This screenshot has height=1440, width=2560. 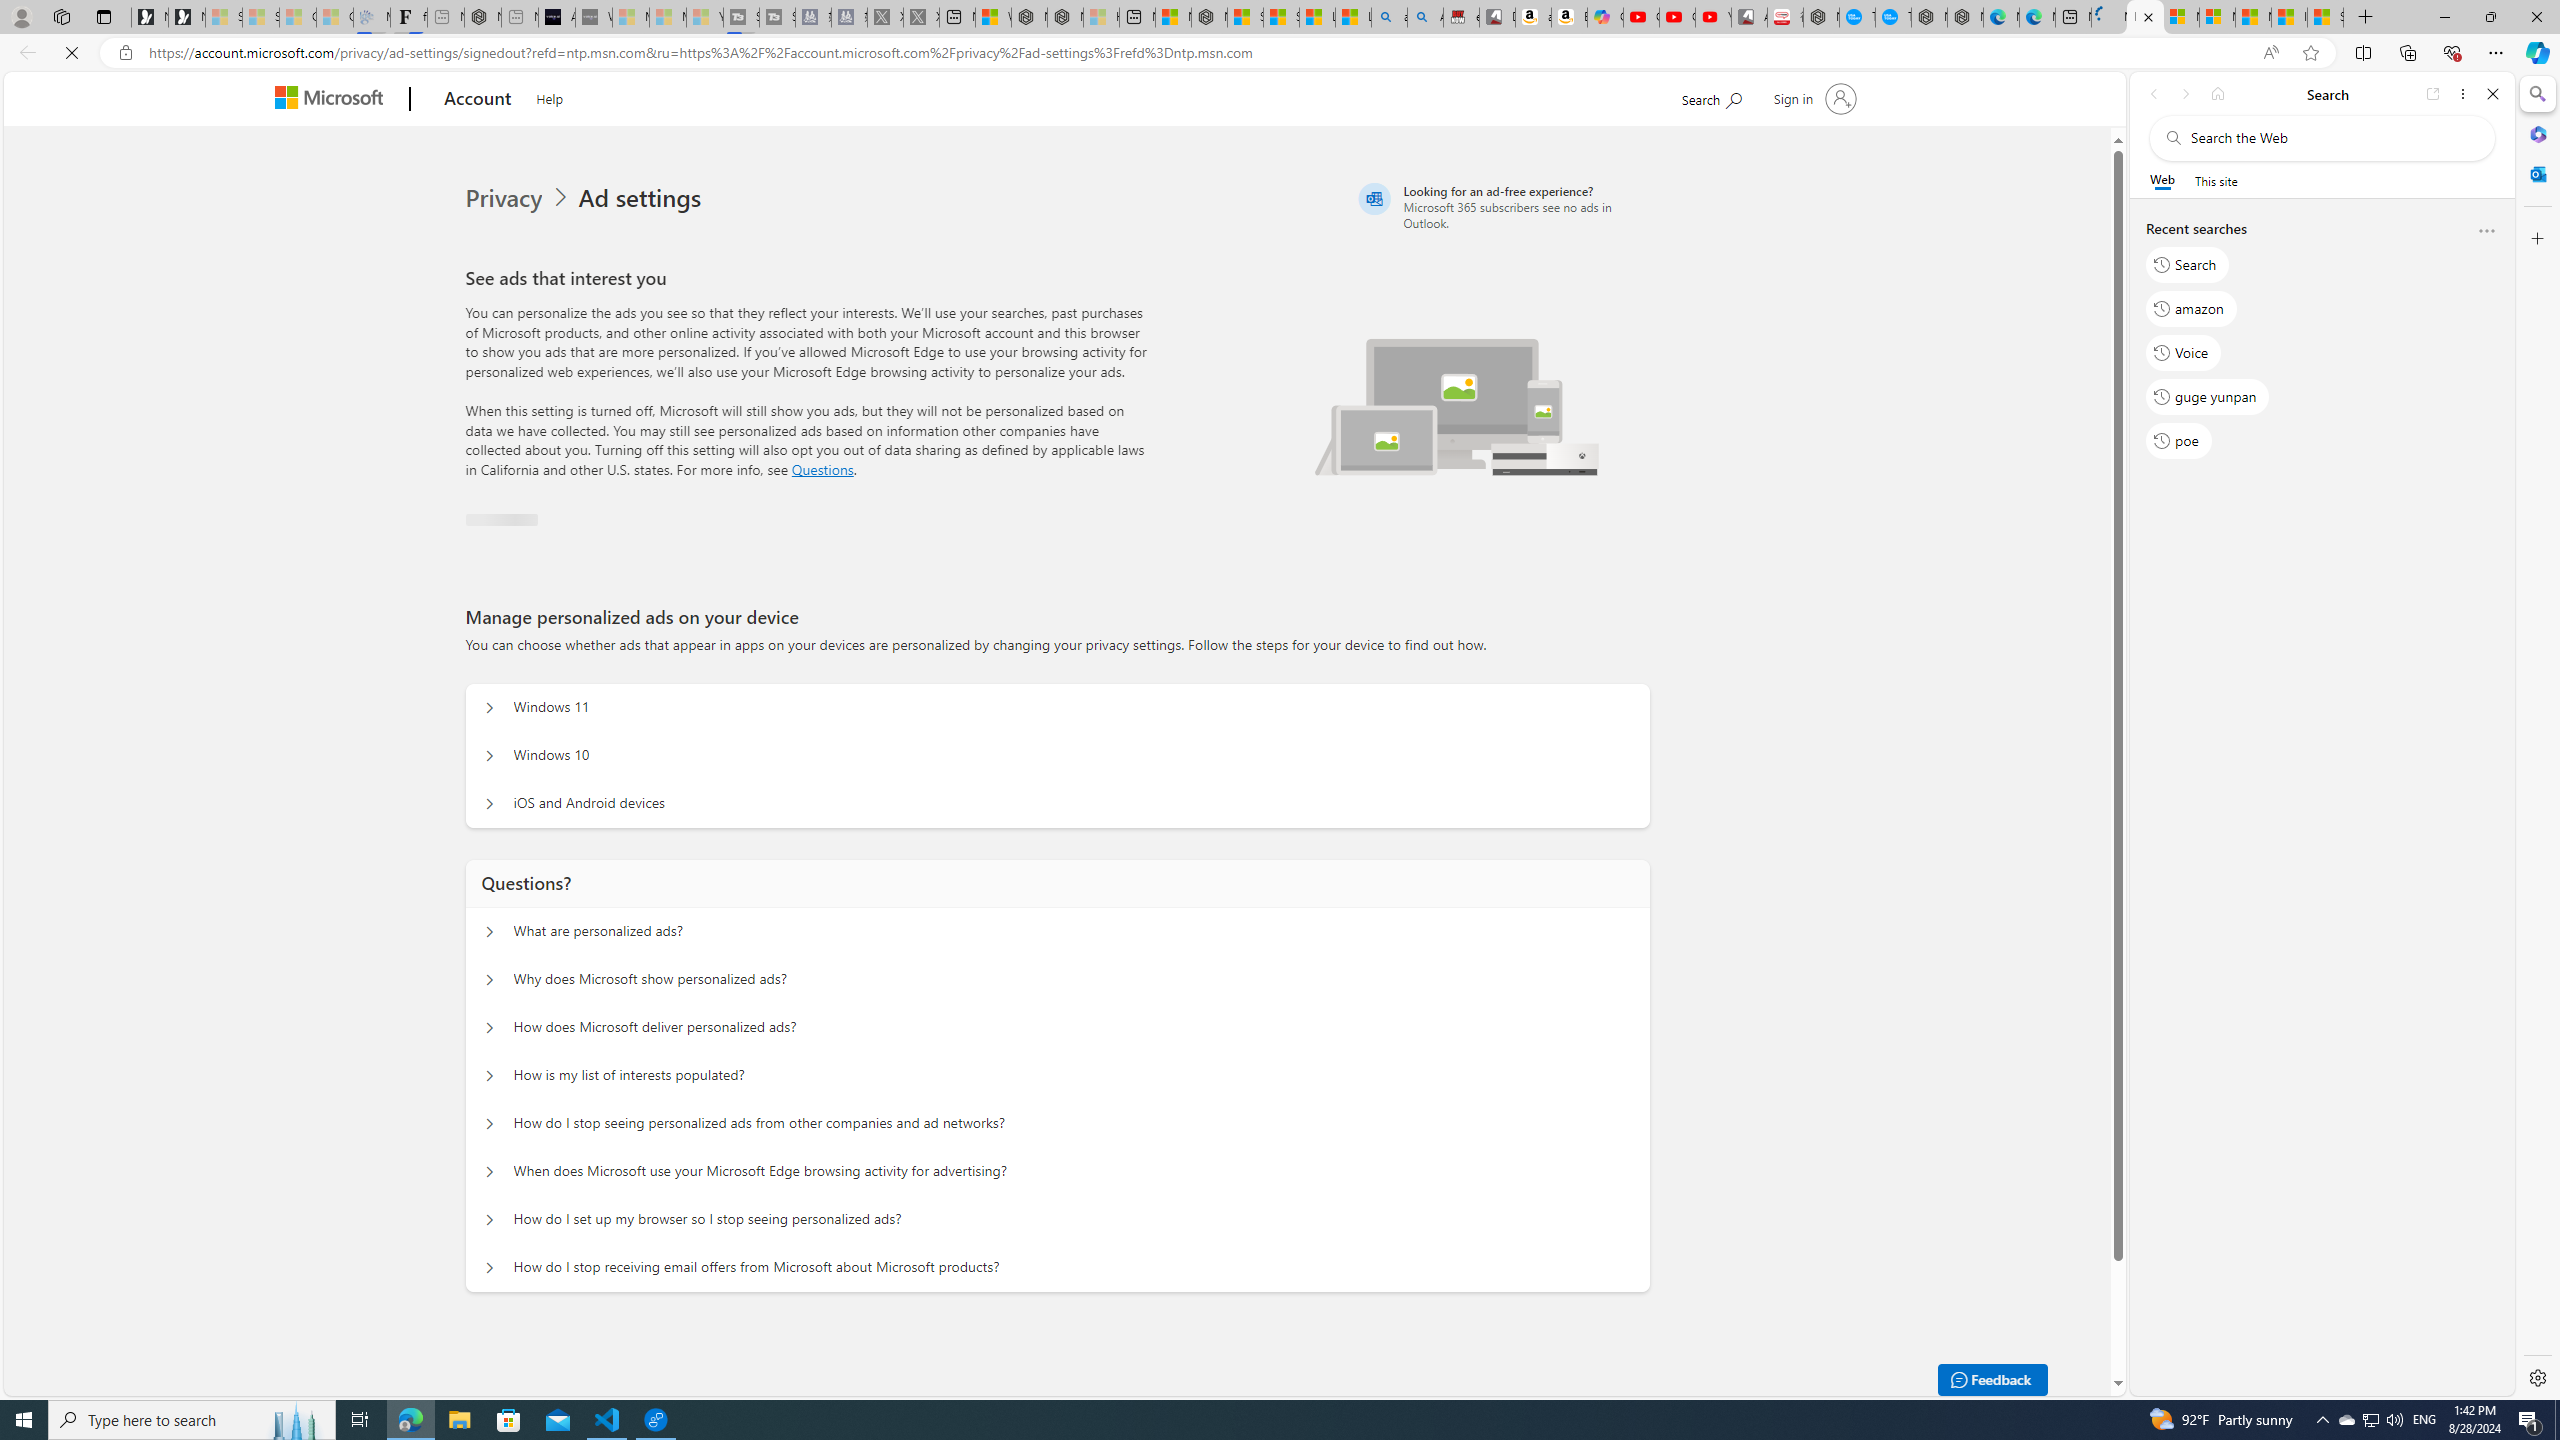 I want to click on 'amazon', so click(x=2190, y=307).